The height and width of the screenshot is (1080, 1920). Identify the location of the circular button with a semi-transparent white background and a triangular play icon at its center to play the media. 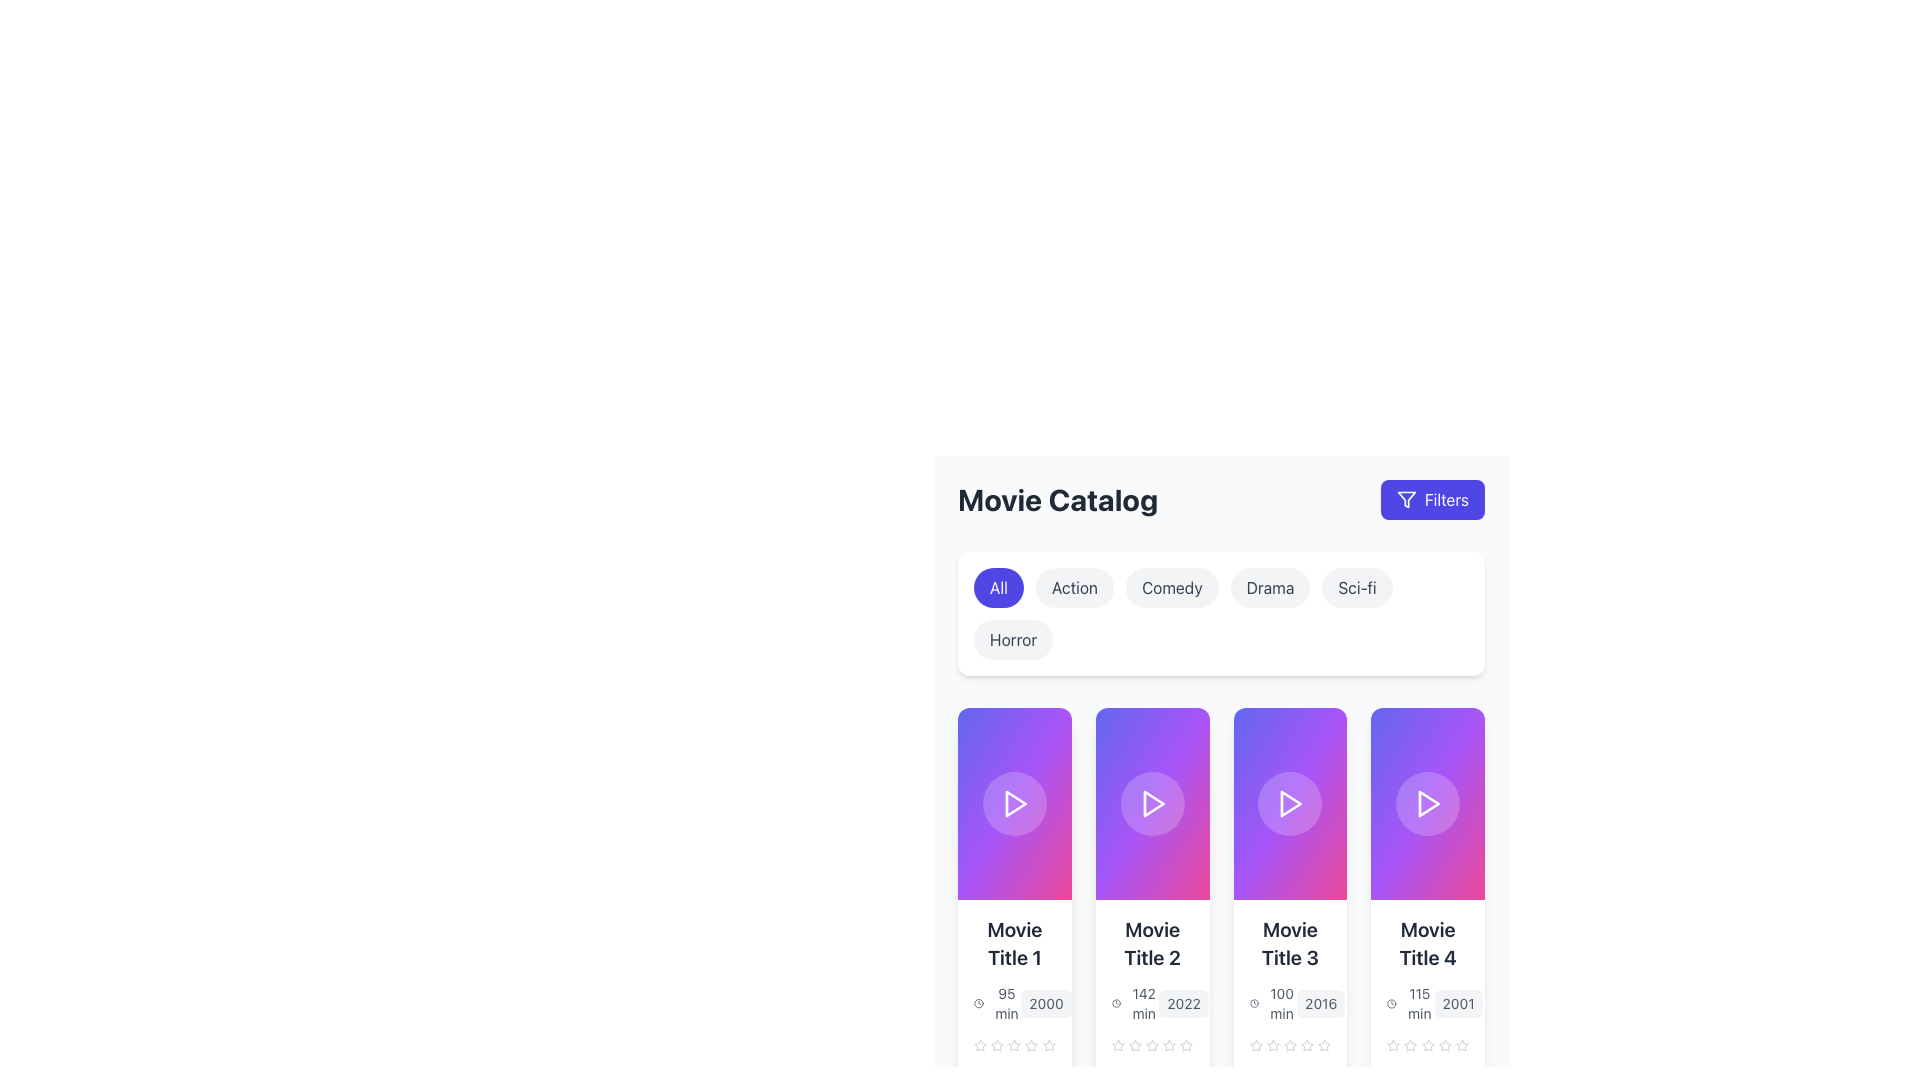
(1014, 802).